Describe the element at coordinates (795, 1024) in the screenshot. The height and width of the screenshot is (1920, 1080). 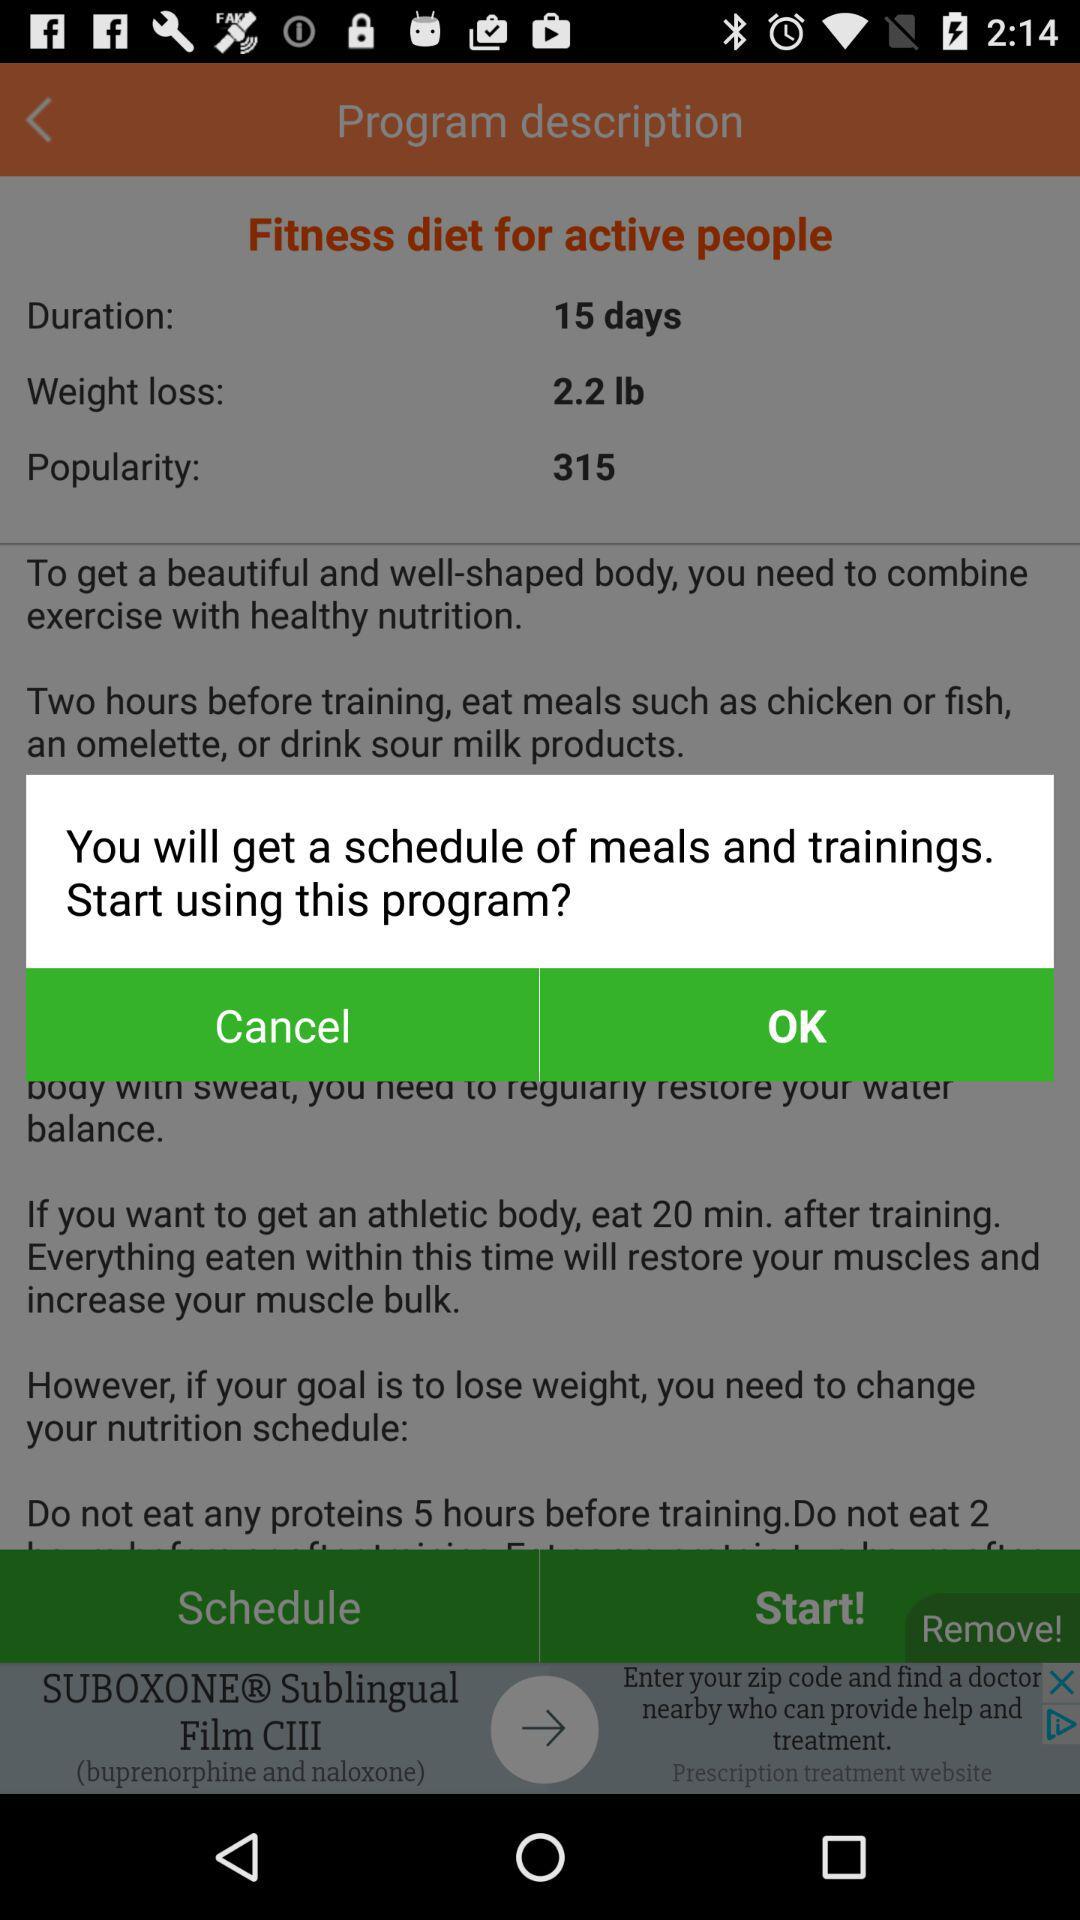
I see `item next to cancel` at that location.